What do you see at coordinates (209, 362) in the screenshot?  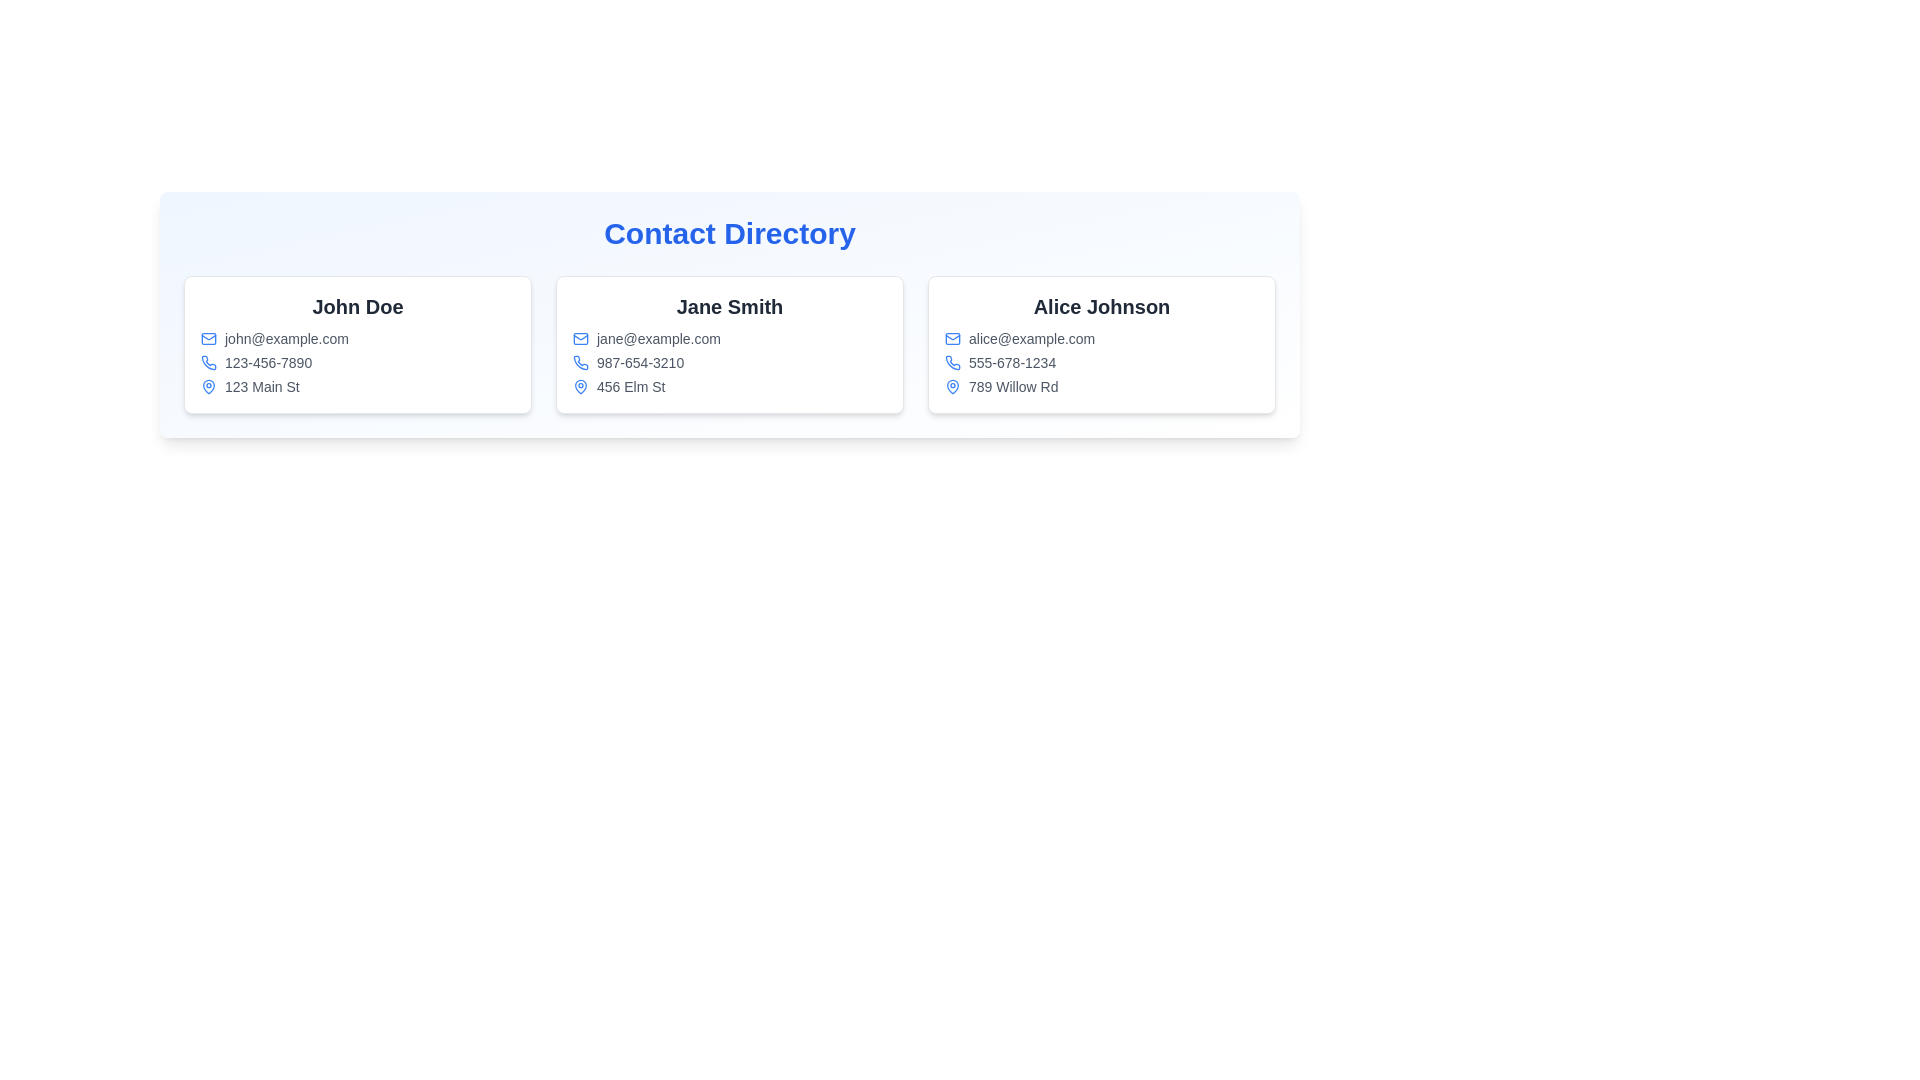 I see `the phone icon located to the left of the phone number '123-456-7890' in the contact card for 'John Doe'` at bounding box center [209, 362].